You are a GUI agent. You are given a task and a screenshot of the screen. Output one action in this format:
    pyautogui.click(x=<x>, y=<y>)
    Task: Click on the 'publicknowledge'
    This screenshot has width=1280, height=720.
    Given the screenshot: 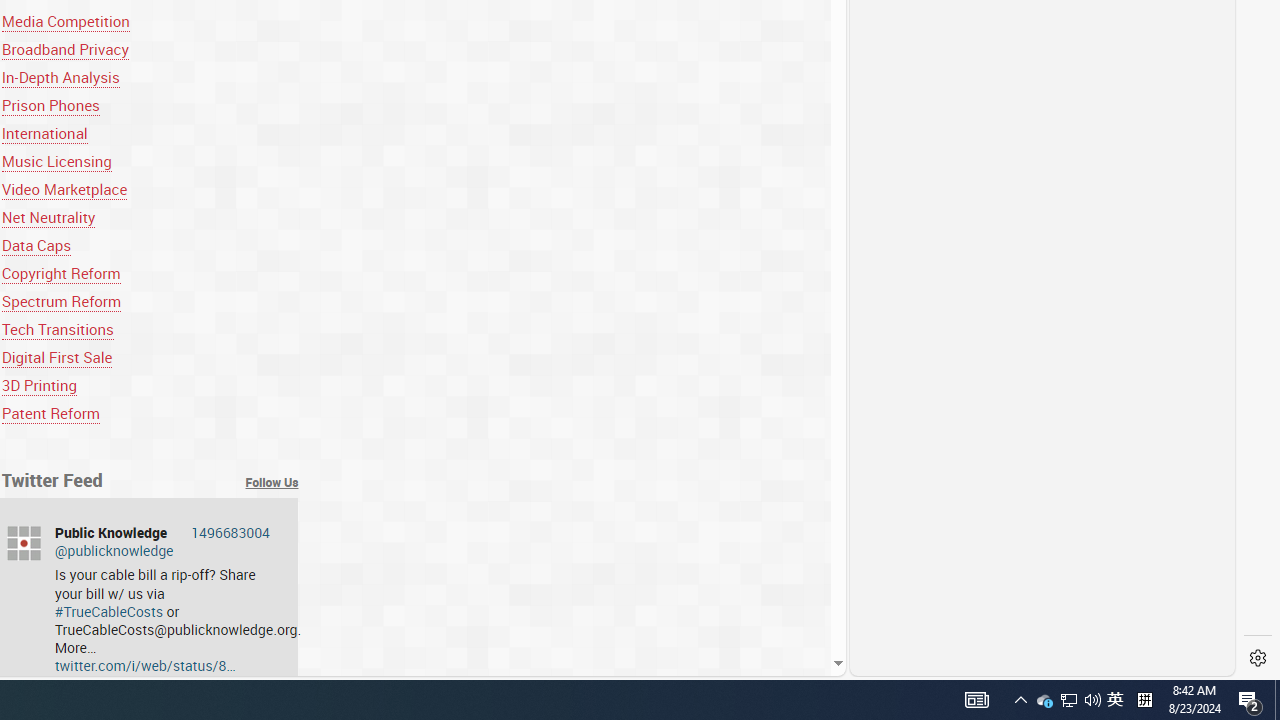 What is the action you would take?
    pyautogui.click(x=24, y=543)
    